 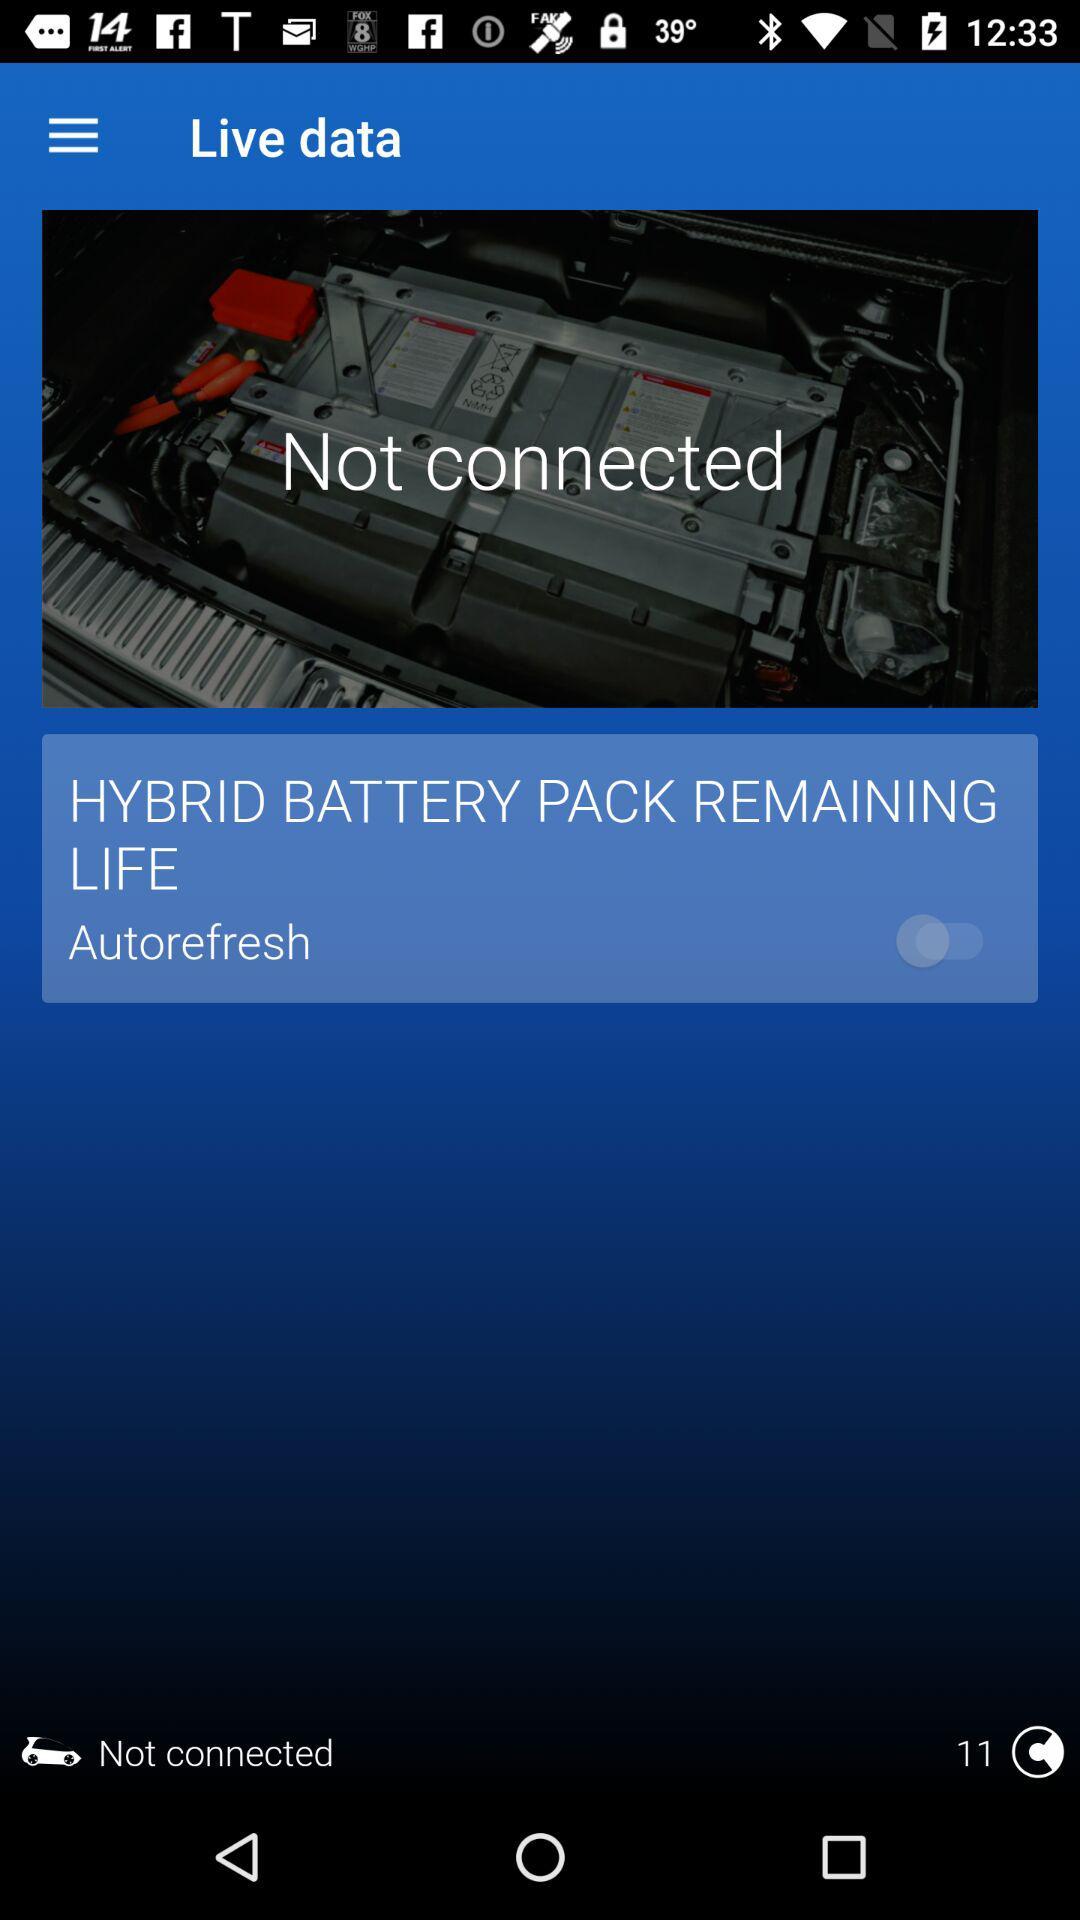 What do you see at coordinates (1037, 1751) in the screenshot?
I see `the icon which is right to the number 11` at bounding box center [1037, 1751].